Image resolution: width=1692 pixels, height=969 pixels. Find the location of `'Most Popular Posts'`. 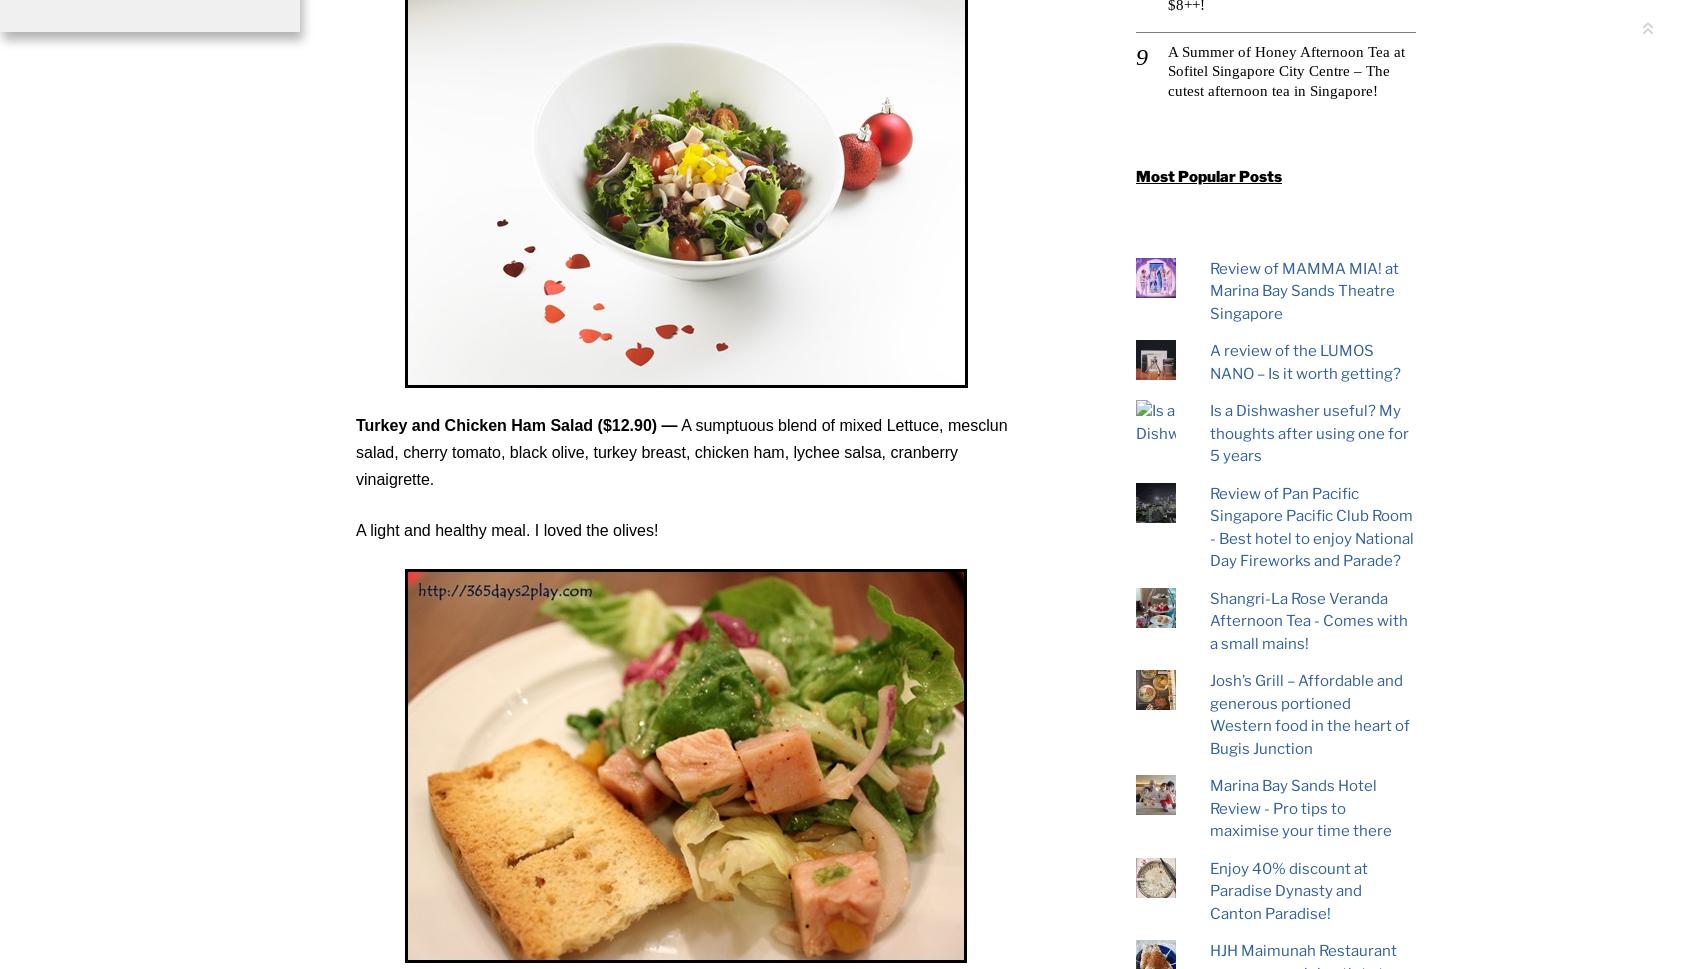

'Most Popular Posts' is located at coordinates (1135, 177).